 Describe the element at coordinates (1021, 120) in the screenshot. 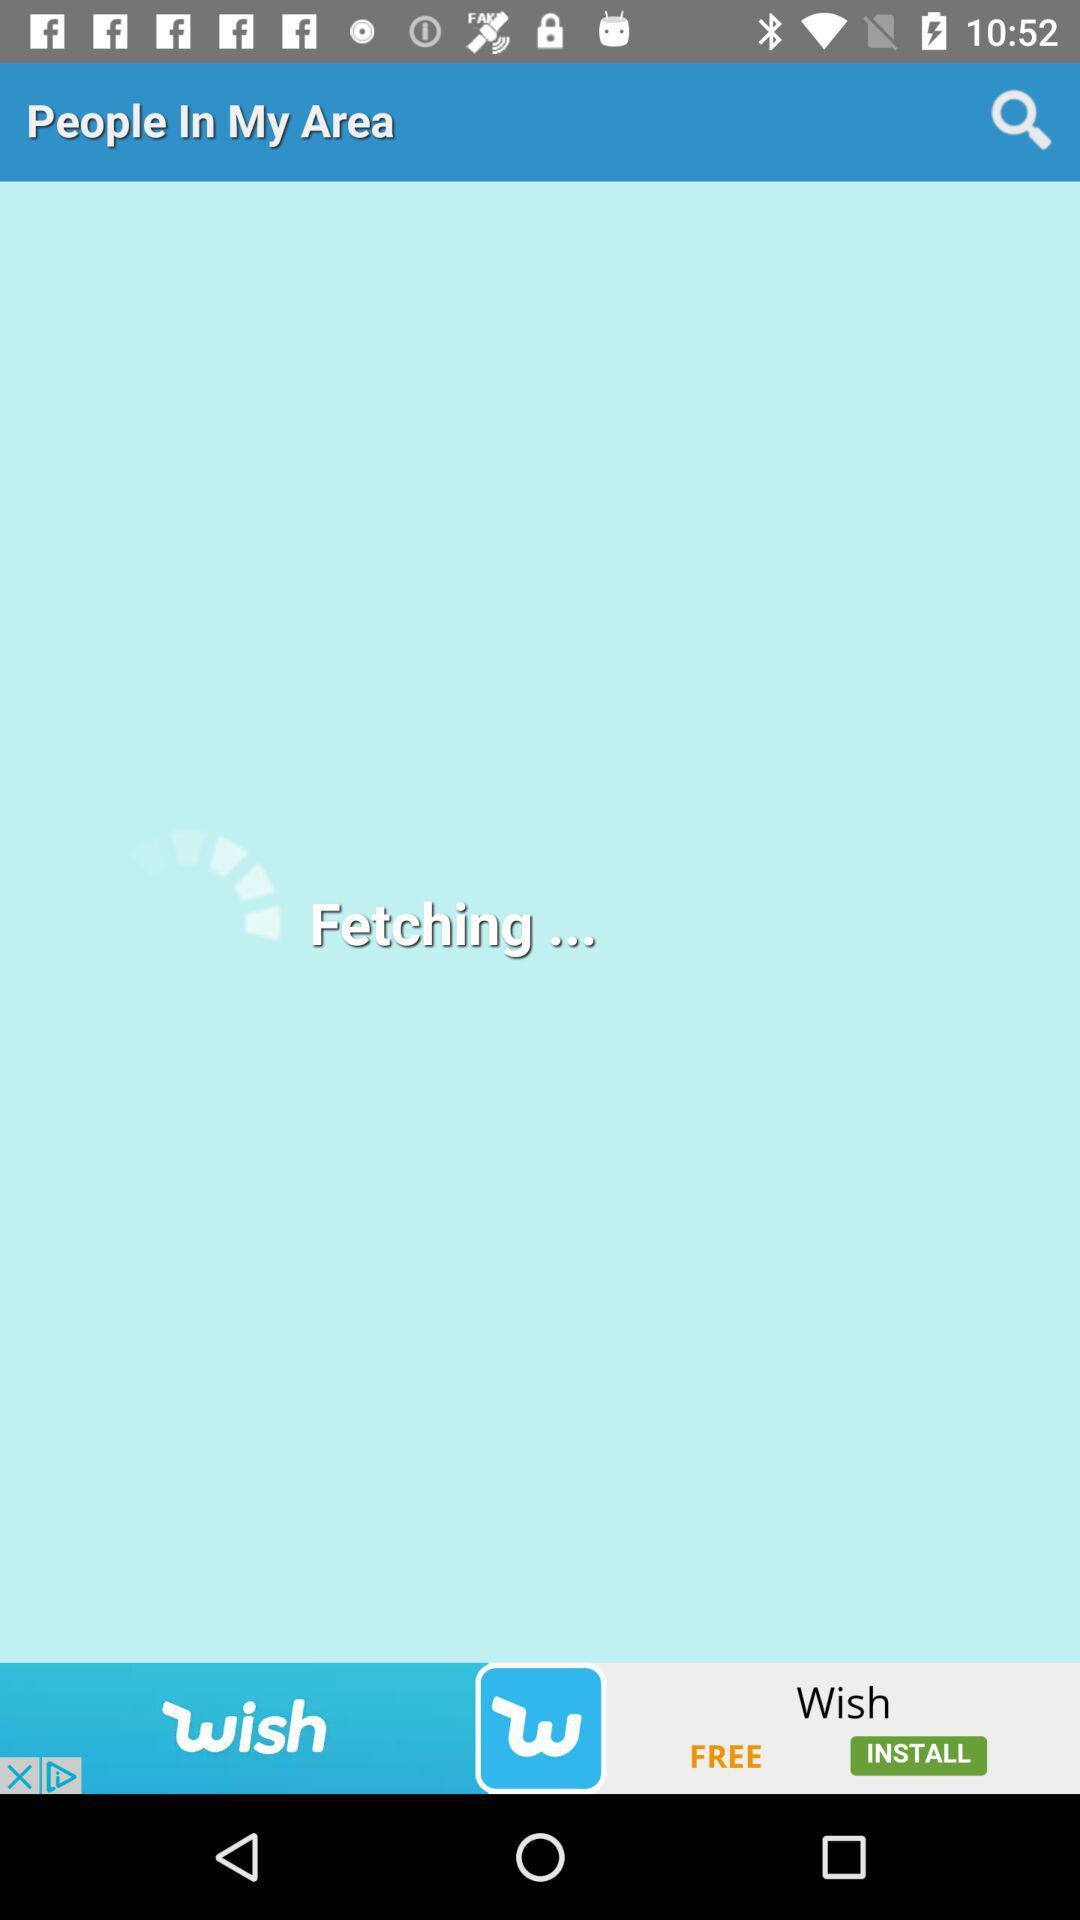

I see `search for people` at that location.